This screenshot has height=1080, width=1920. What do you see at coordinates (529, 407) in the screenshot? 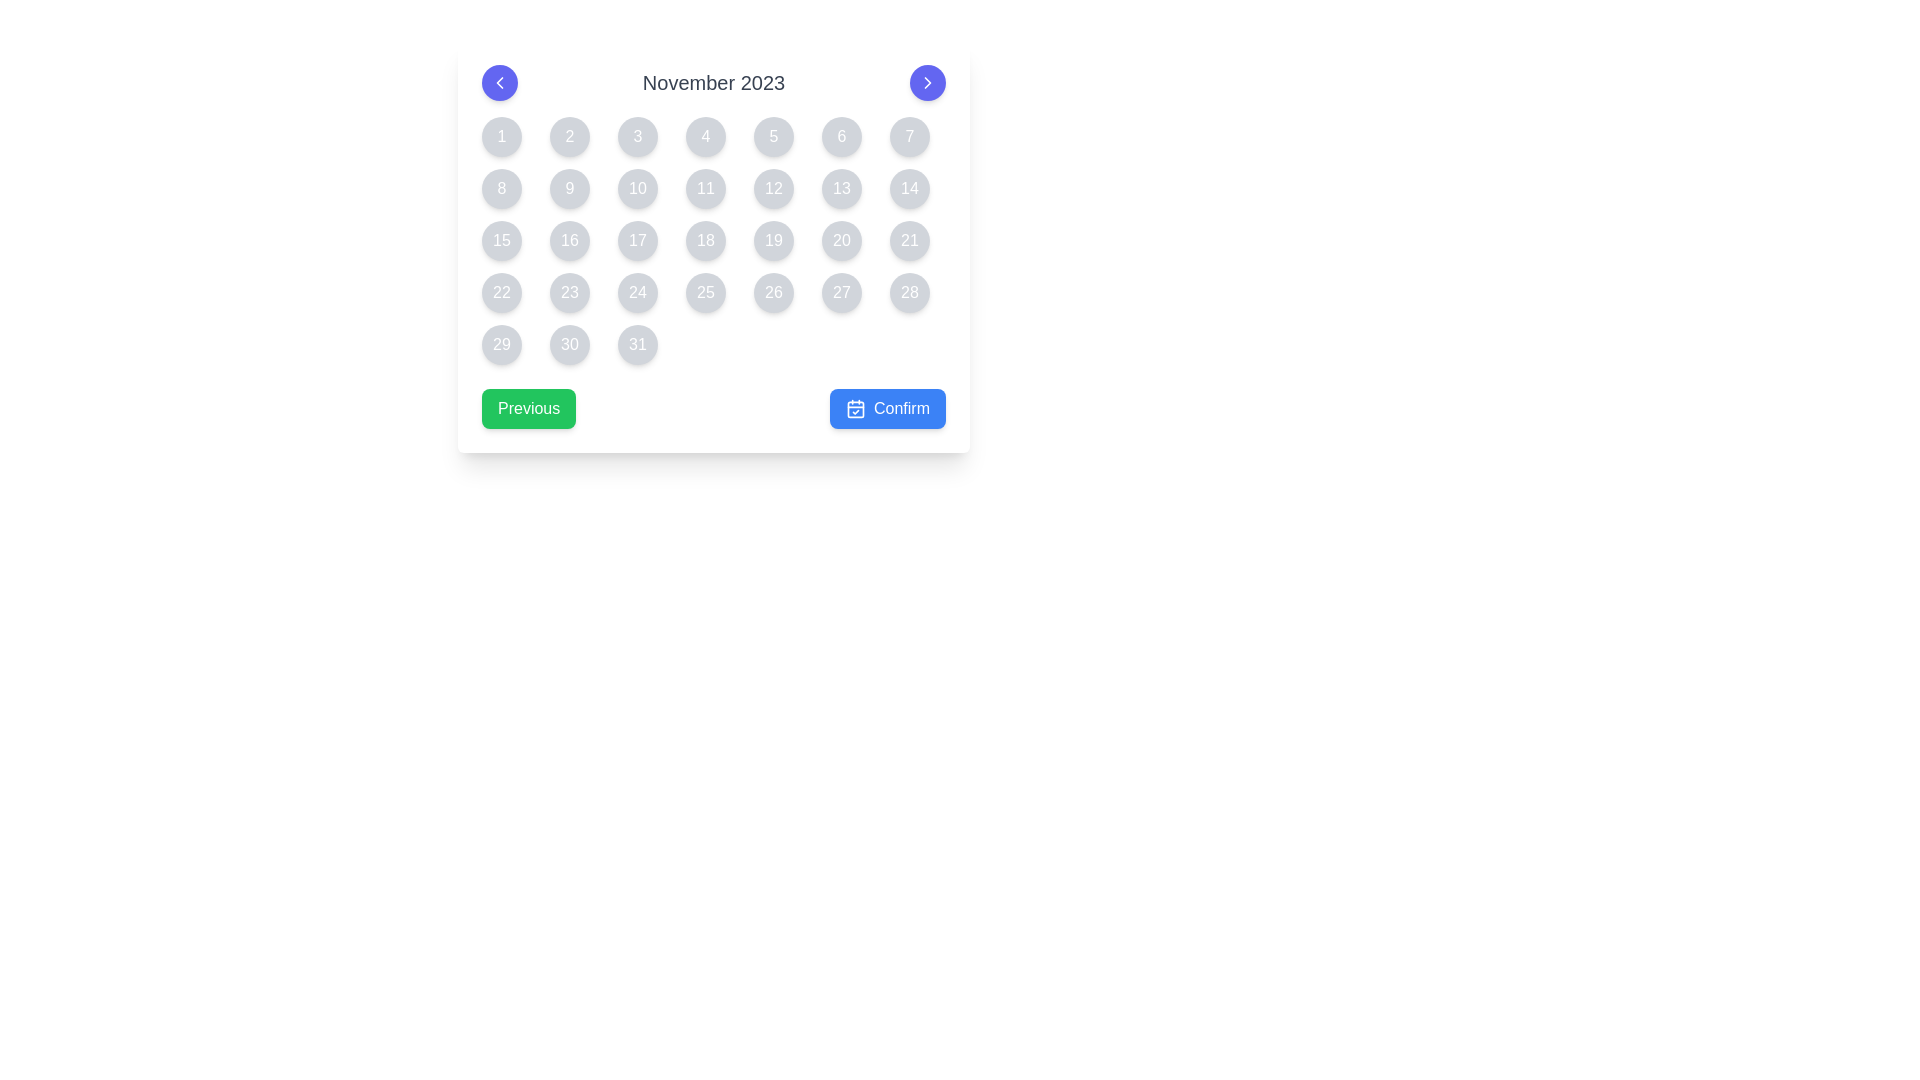
I see `the 'Previous' button located on the bottom-left side of the calendar panel for November 2023 to observe its hover effect` at bounding box center [529, 407].